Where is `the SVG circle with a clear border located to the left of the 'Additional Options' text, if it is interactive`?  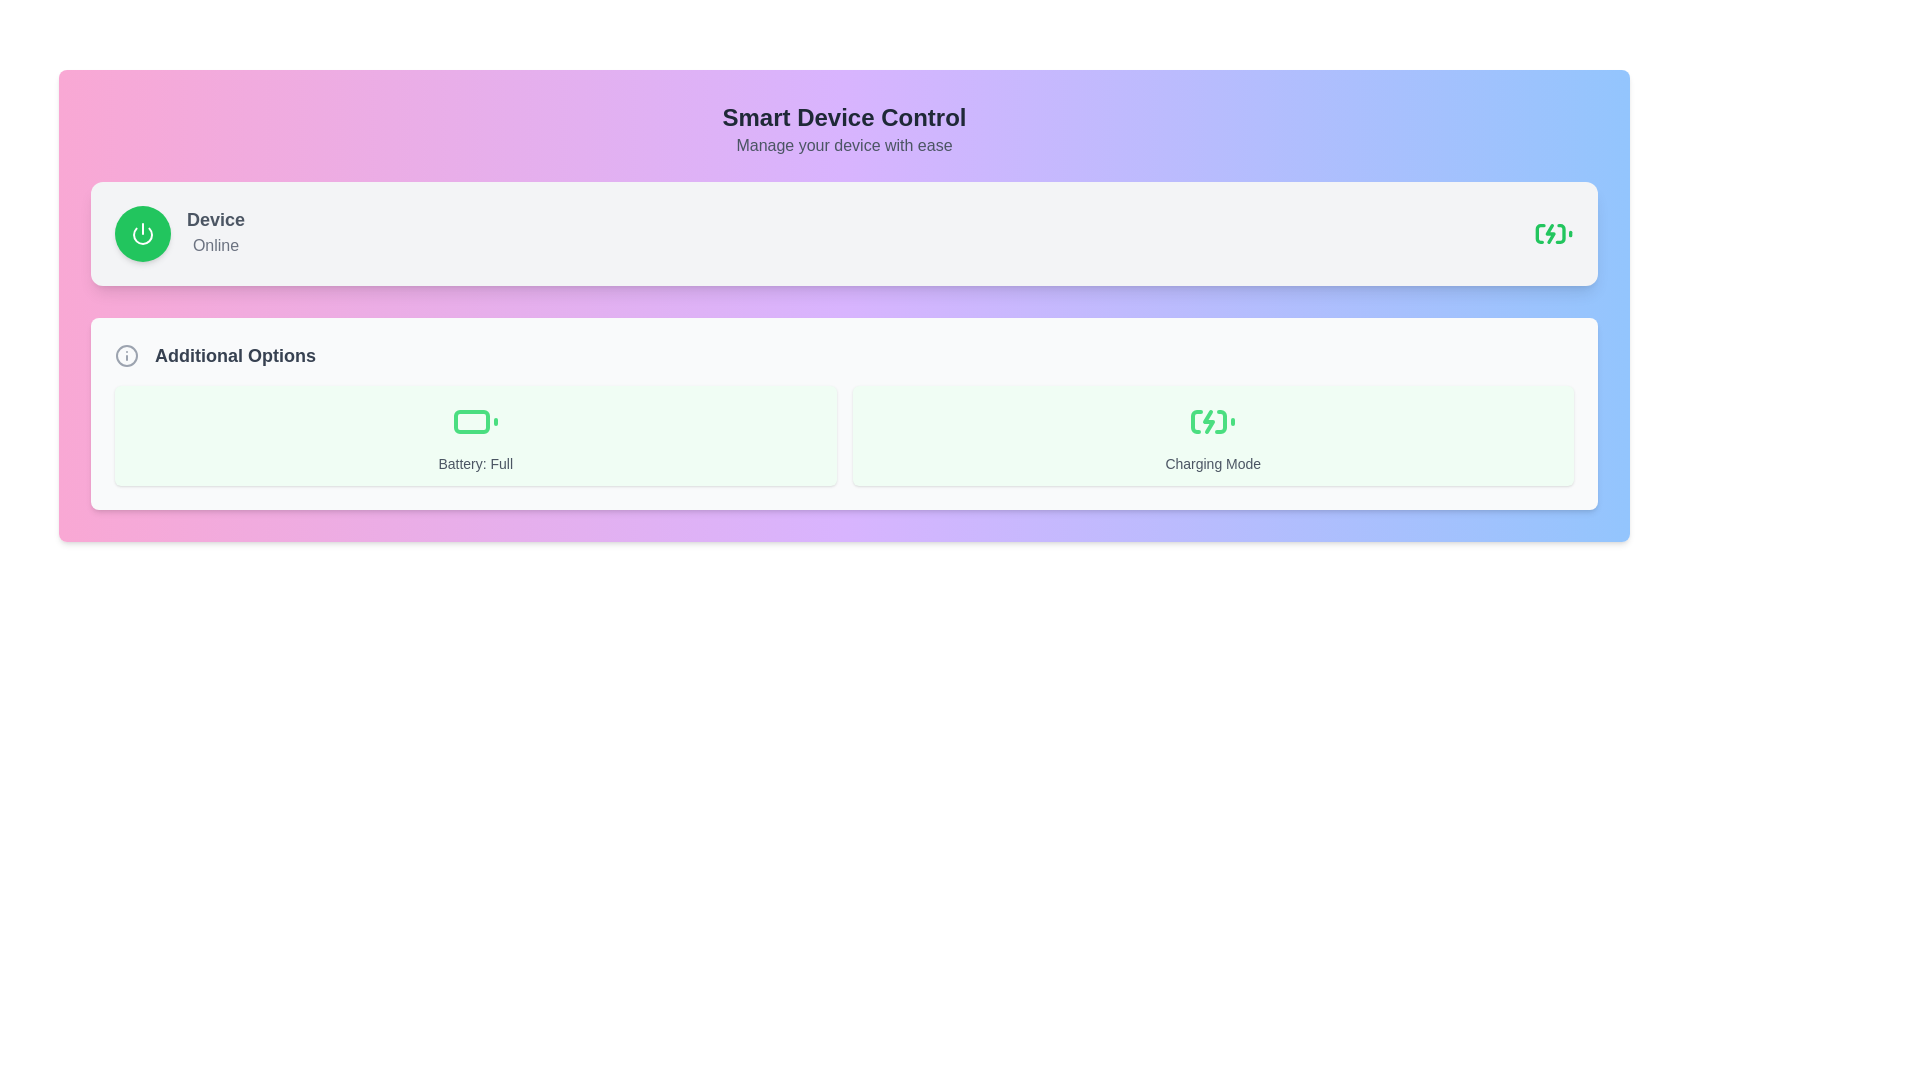 the SVG circle with a clear border located to the left of the 'Additional Options' text, if it is interactive is located at coordinates (125, 354).